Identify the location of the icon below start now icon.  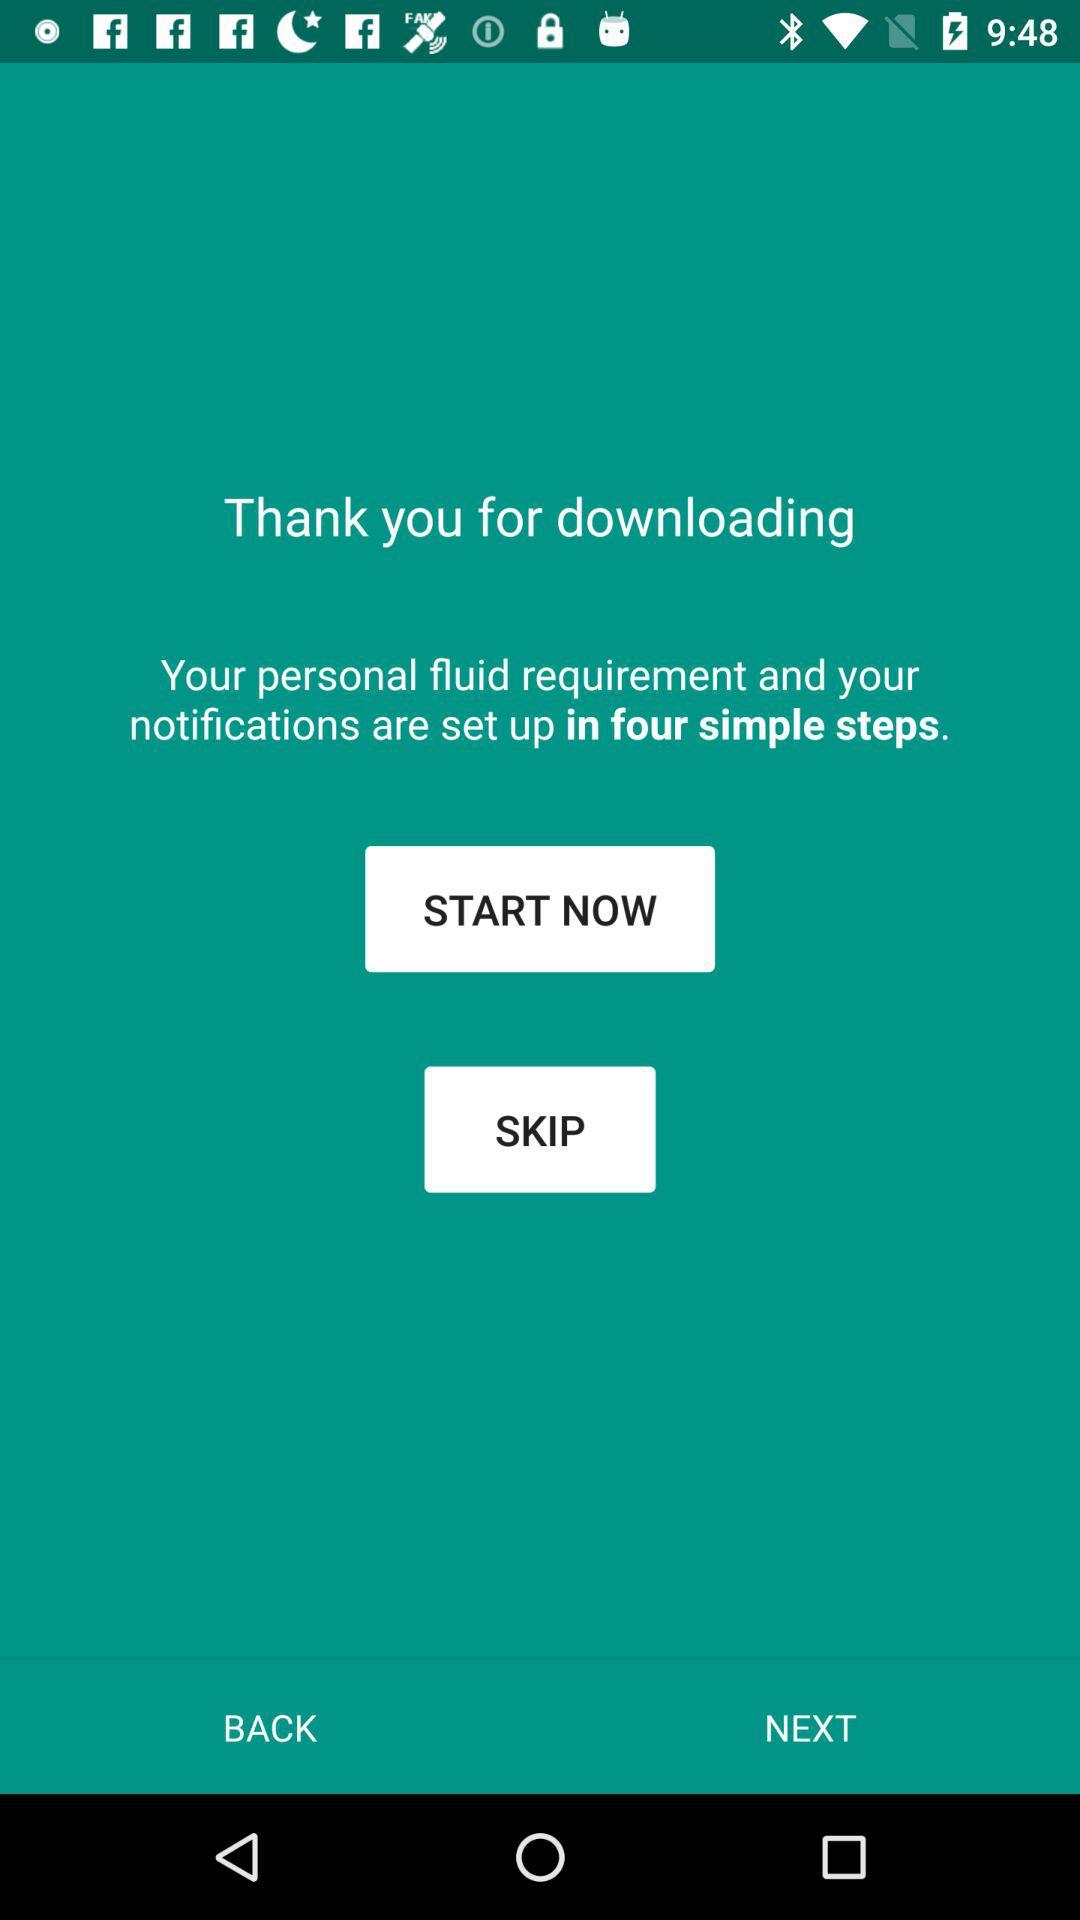
(540, 1129).